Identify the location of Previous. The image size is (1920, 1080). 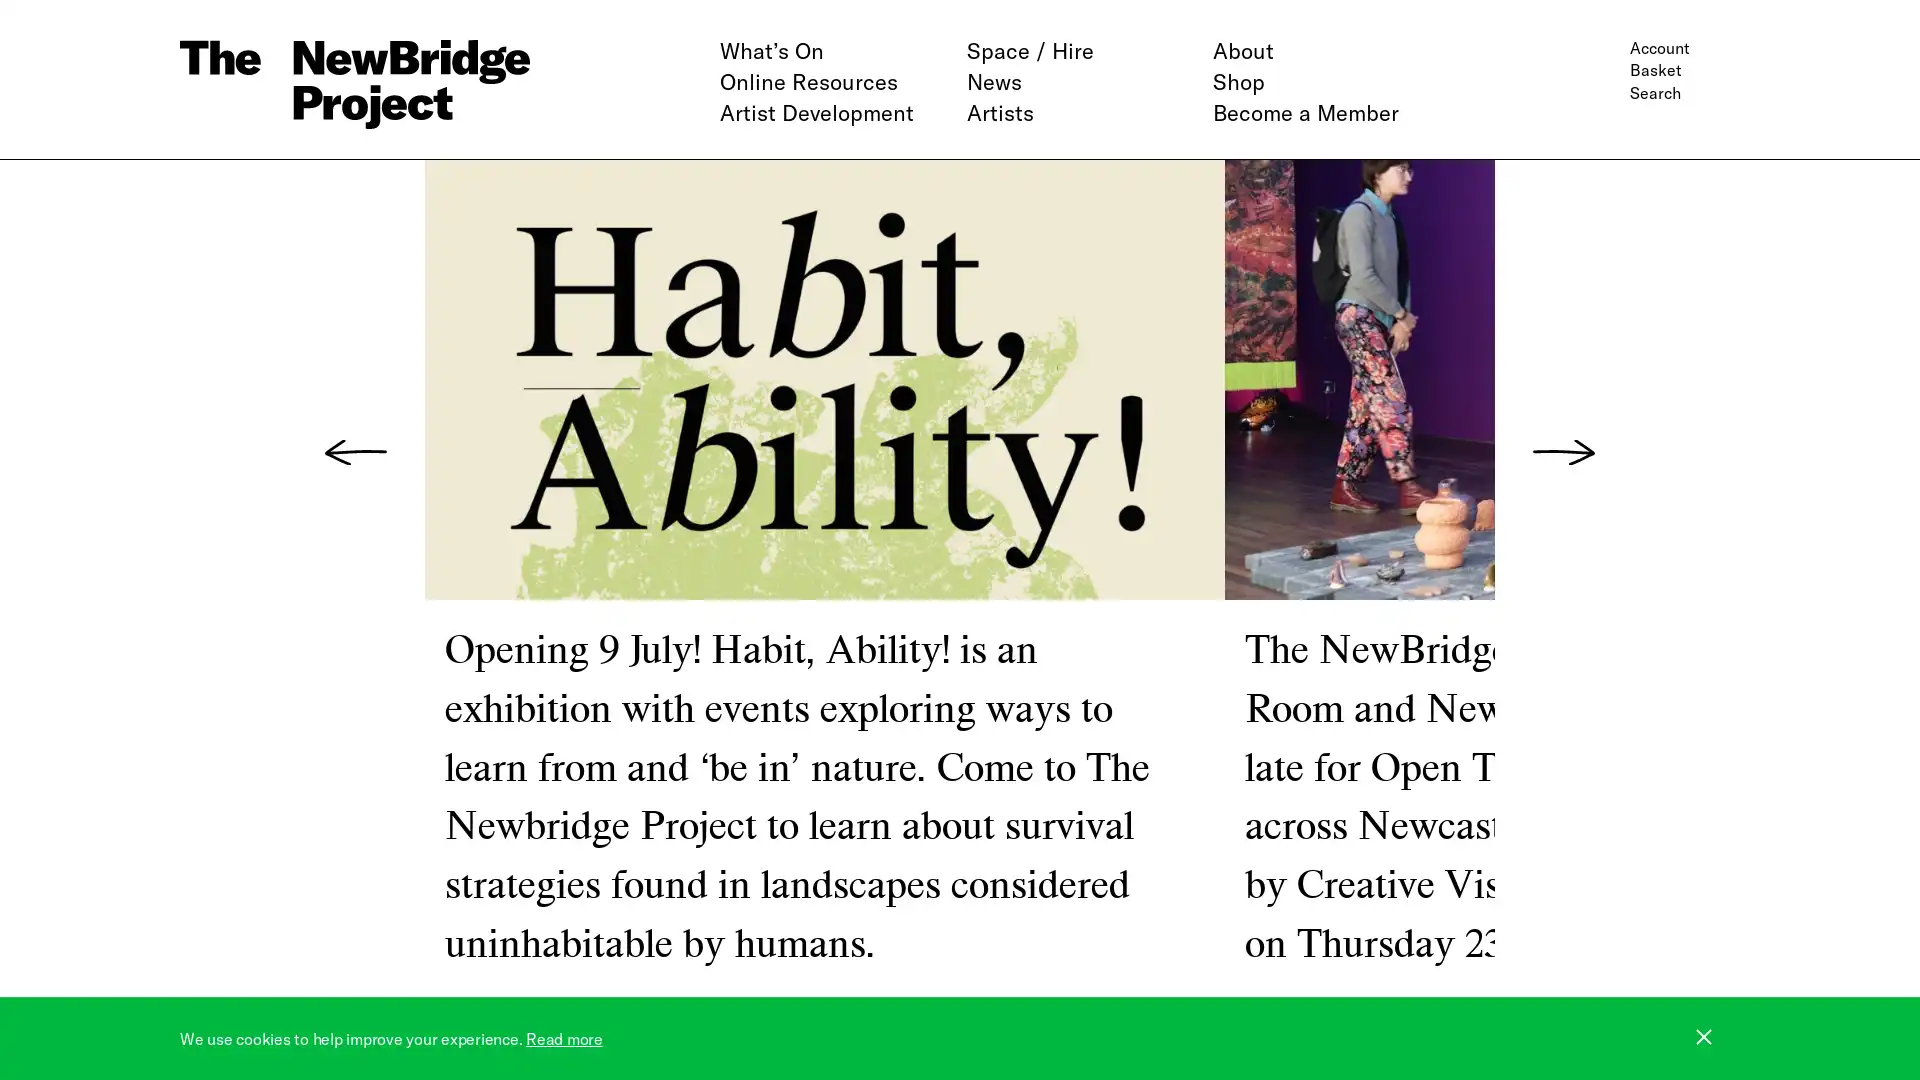
(355, 452).